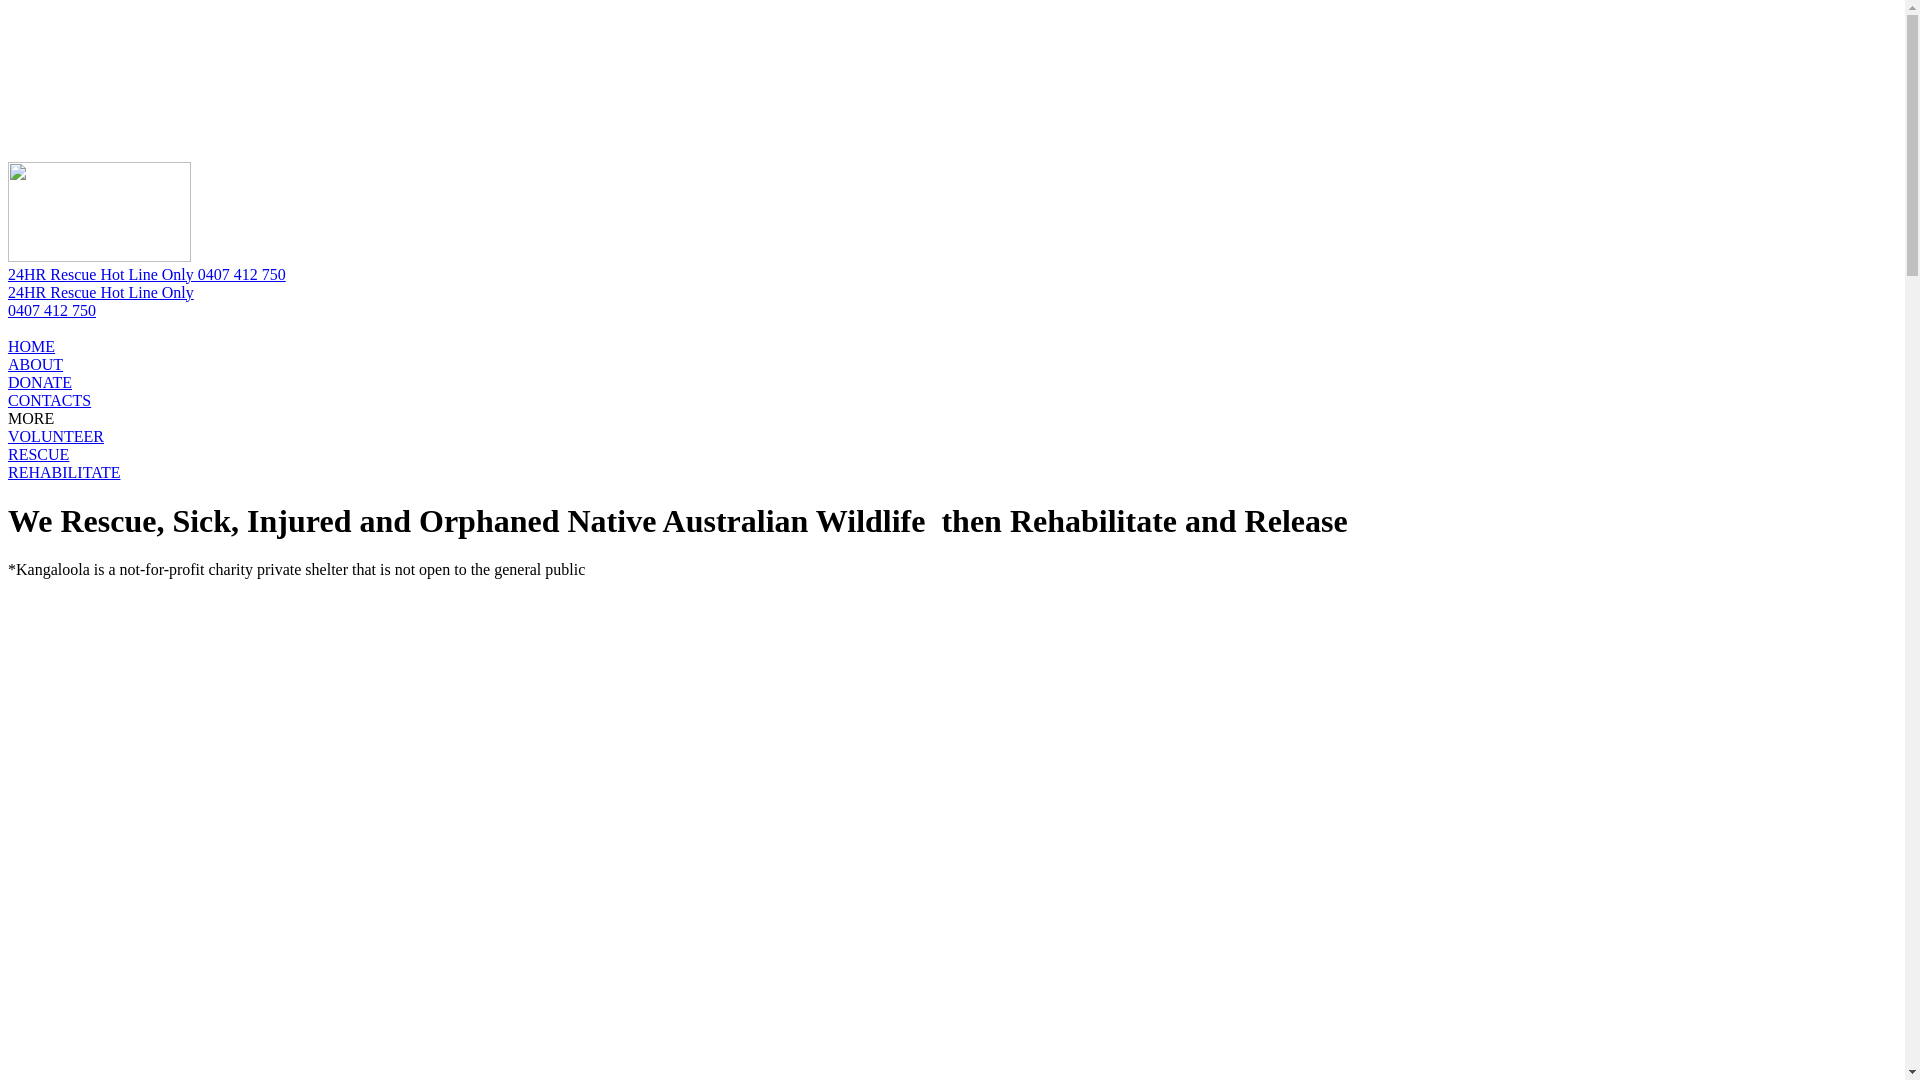 Image resolution: width=1920 pixels, height=1080 pixels. I want to click on 'HOME', so click(31, 345).